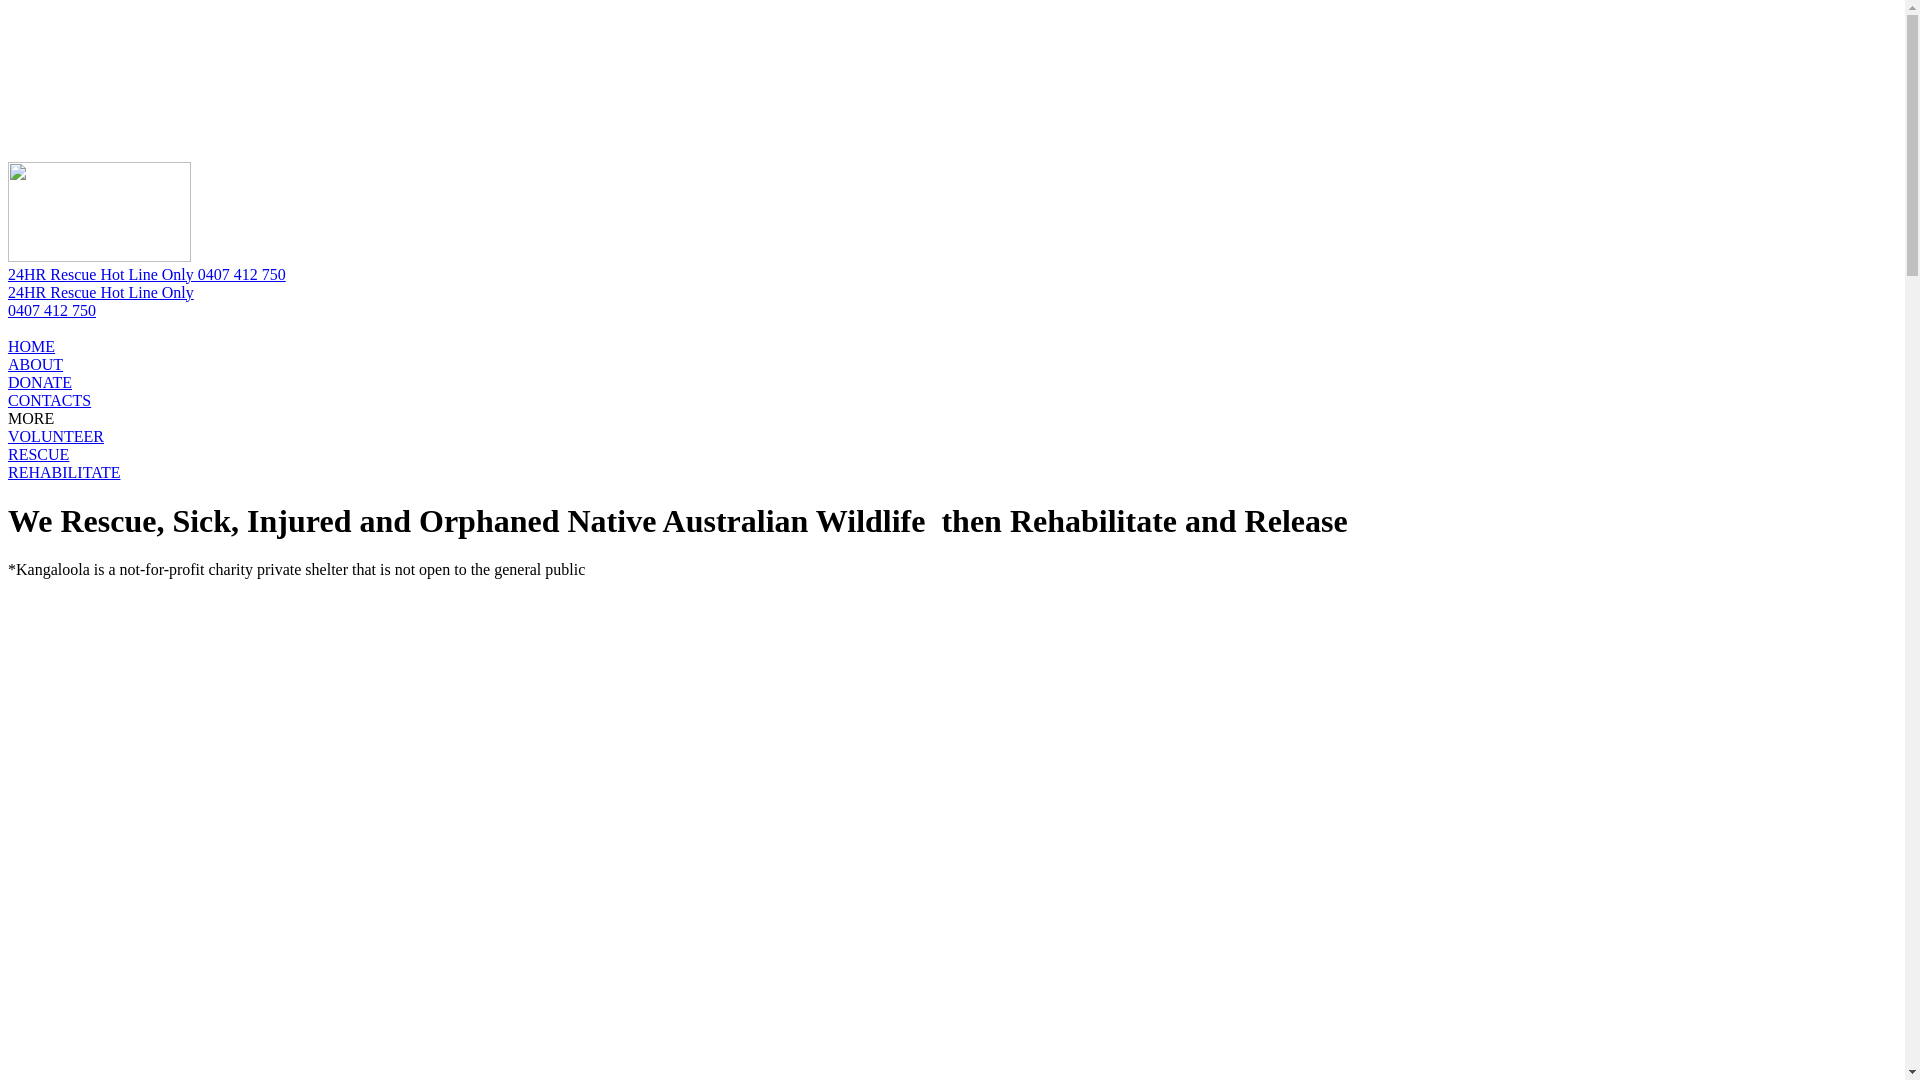 Image resolution: width=1920 pixels, height=1080 pixels. I want to click on 'HOME', so click(31, 345).